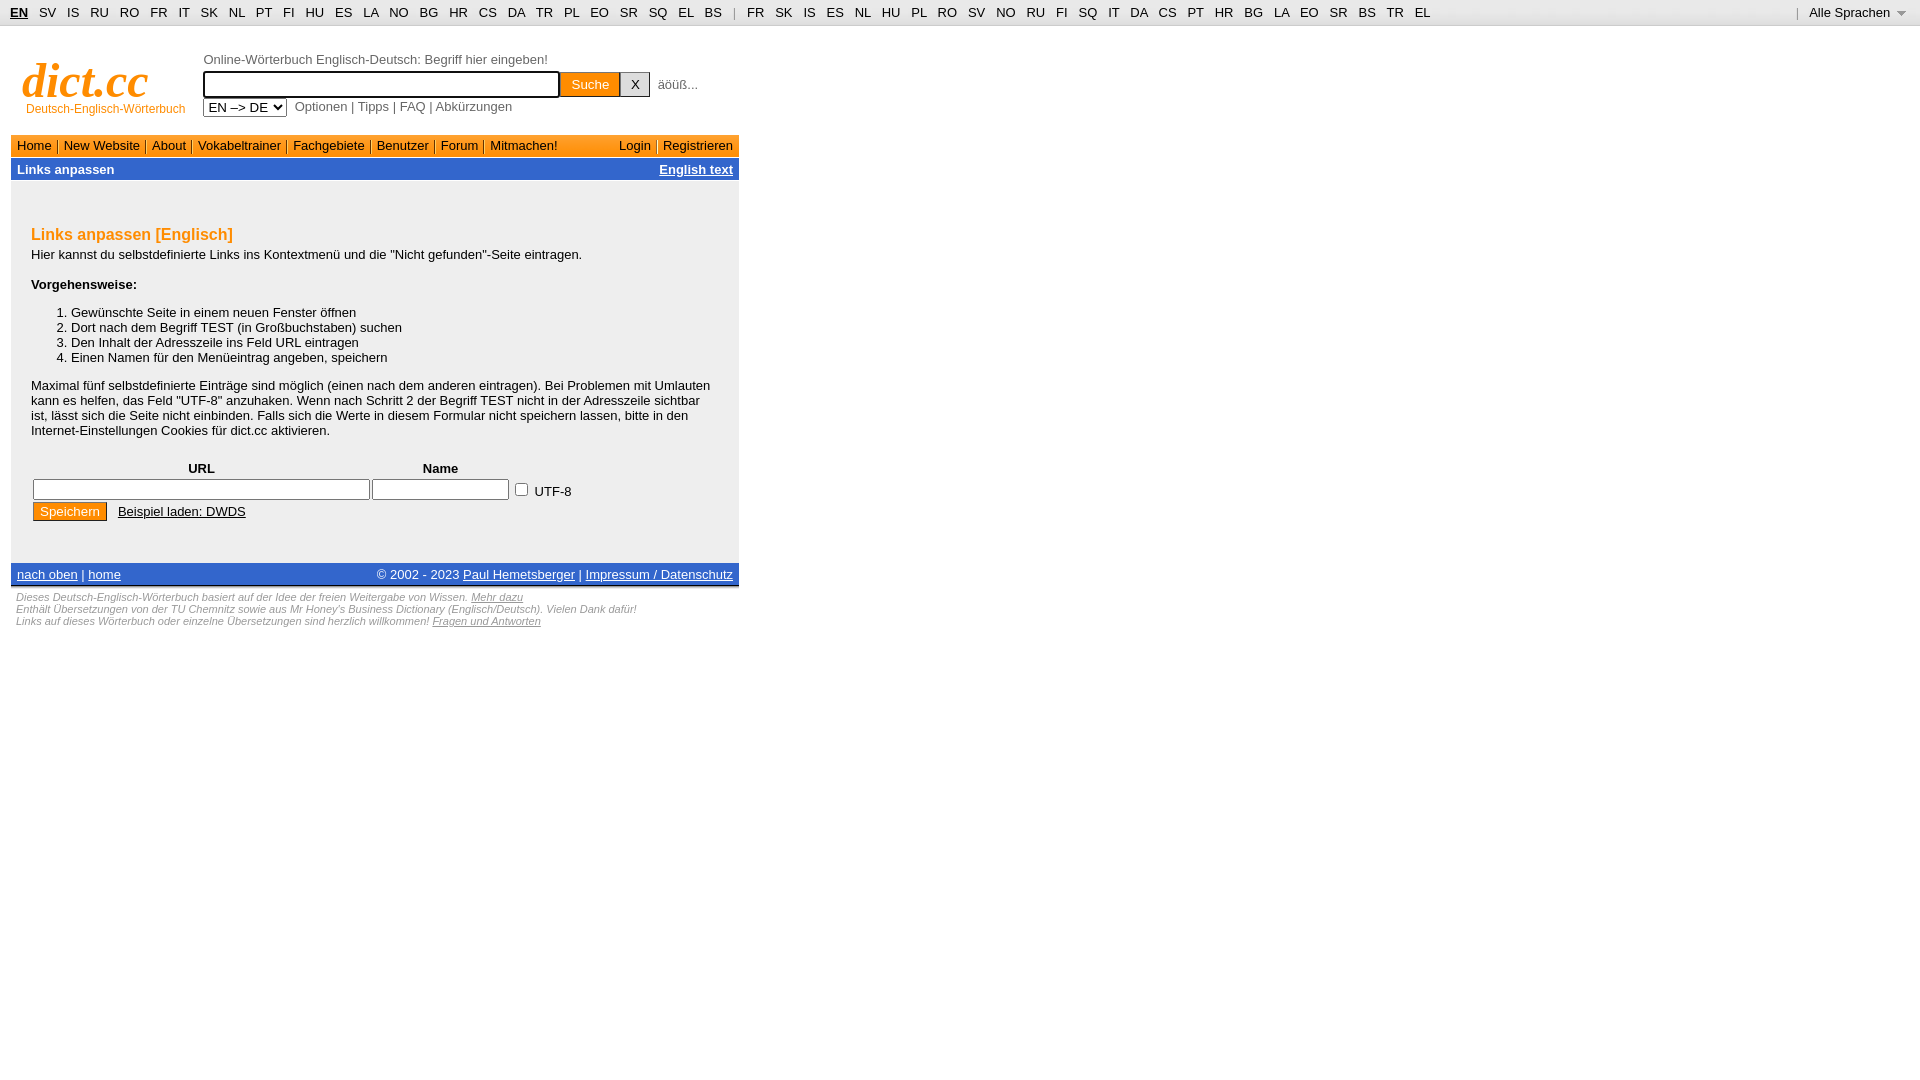  Describe the element at coordinates (633, 144) in the screenshot. I see `'Login'` at that location.